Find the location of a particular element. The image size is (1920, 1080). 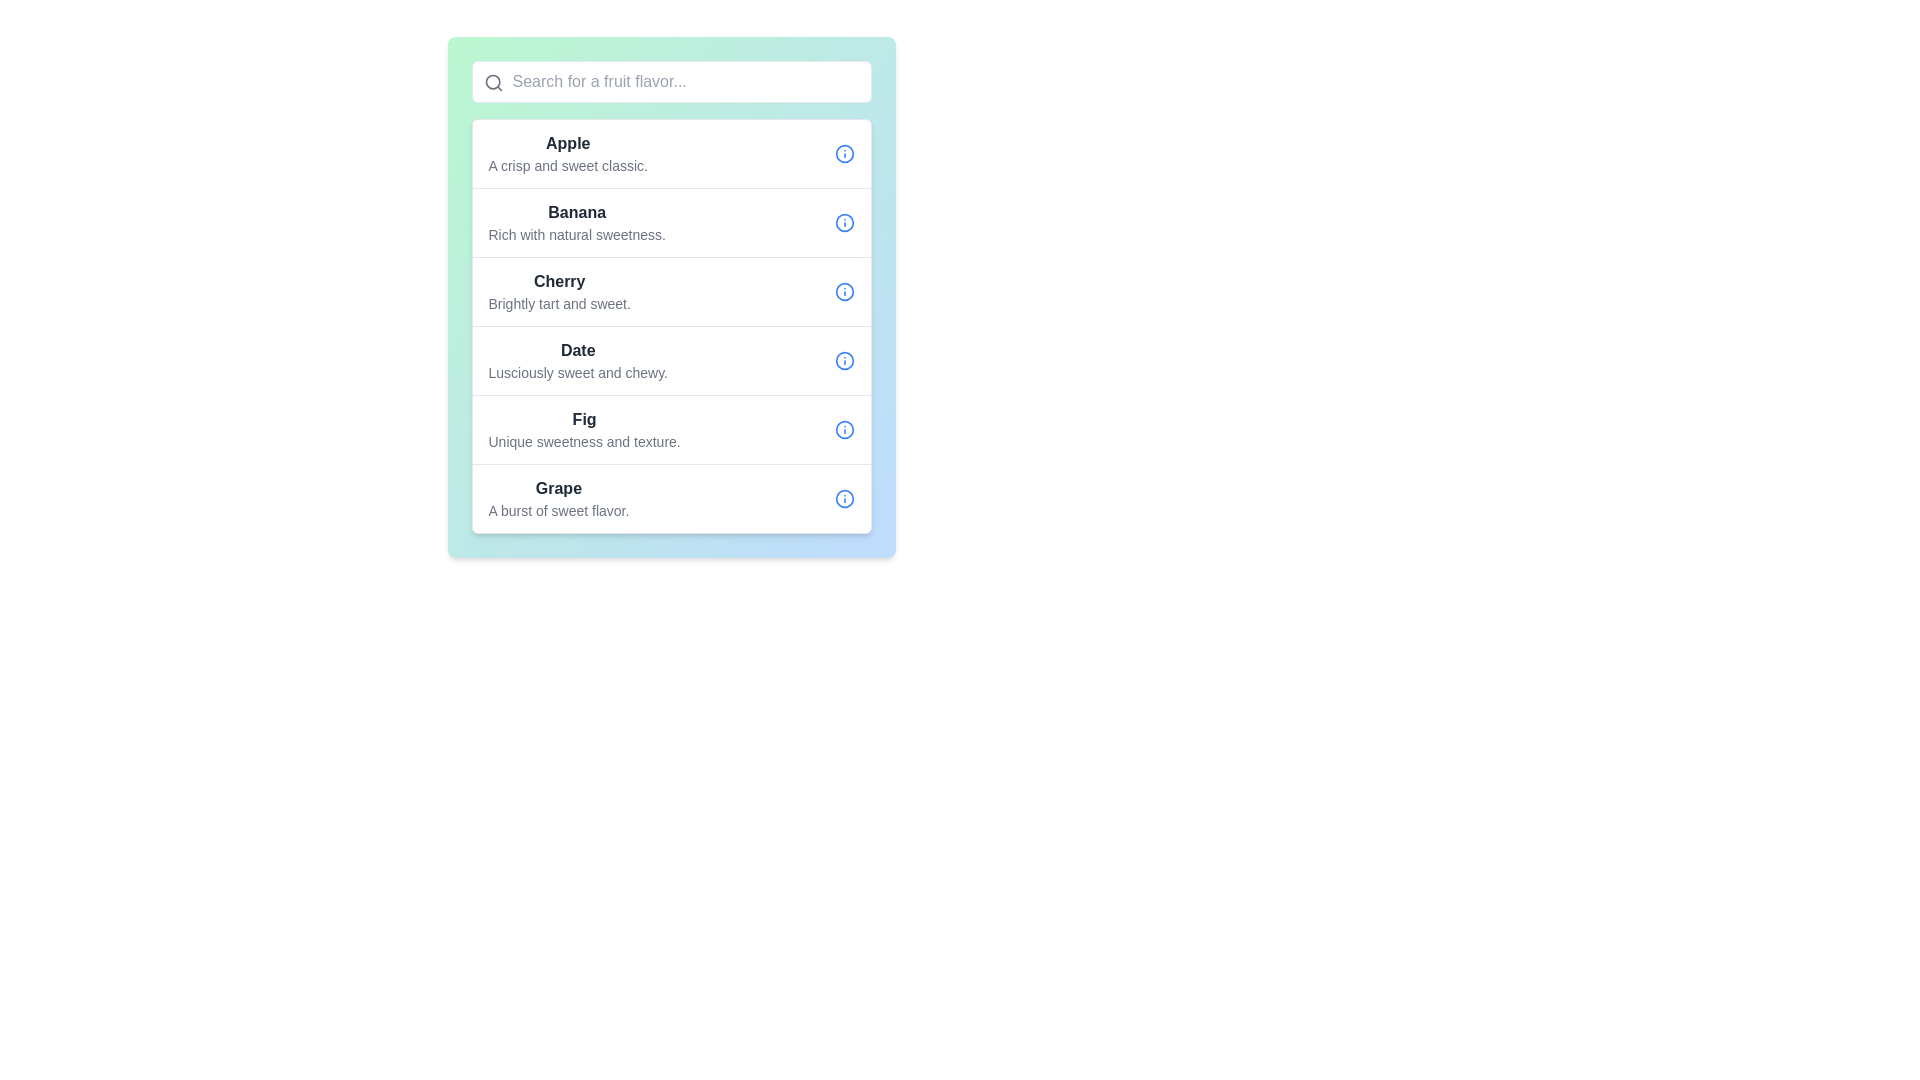

the info icon of the fifth item in the selectable list to obtain additional information related to the header text is located at coordinates (671, 428).